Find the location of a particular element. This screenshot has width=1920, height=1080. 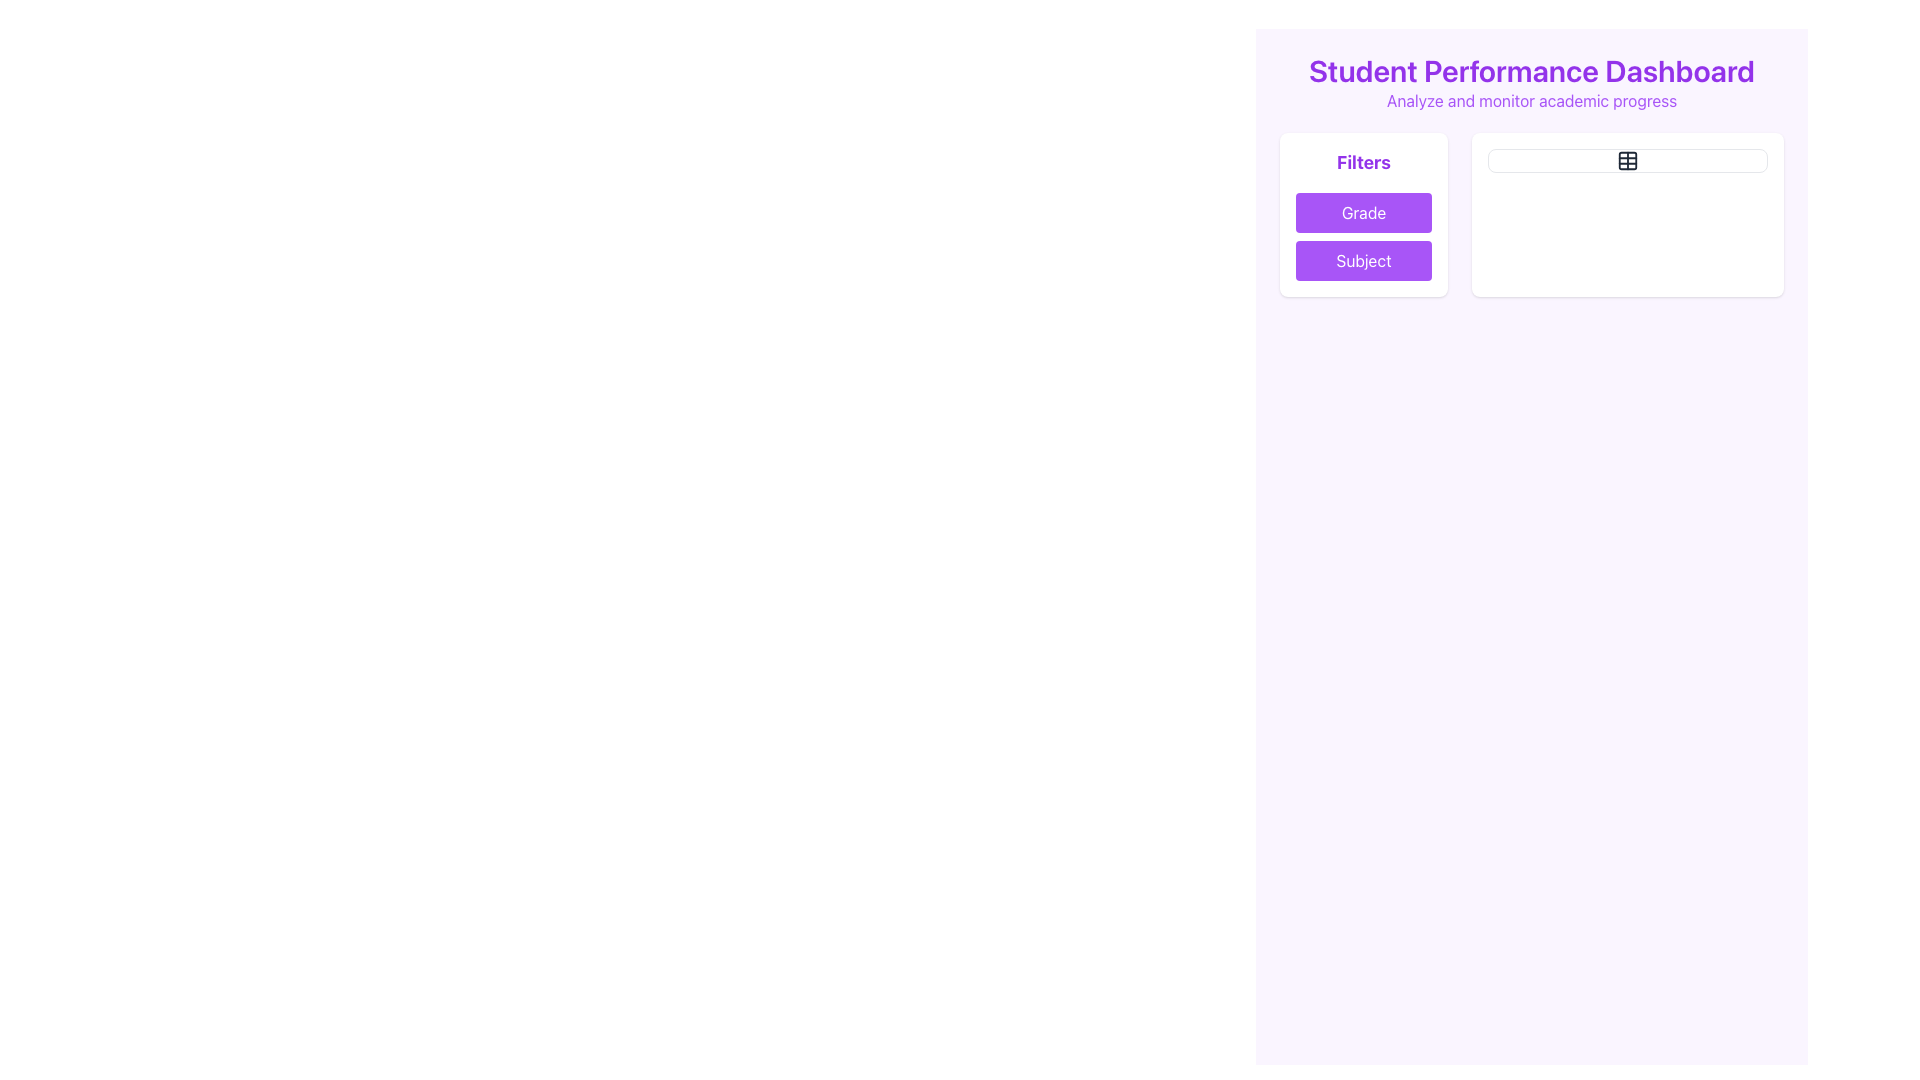

information displayed on the Header text with a subtitle at the top of the dashboard, which provides an overview of the dashboard's purpose is located at coordinates (1530, 82).